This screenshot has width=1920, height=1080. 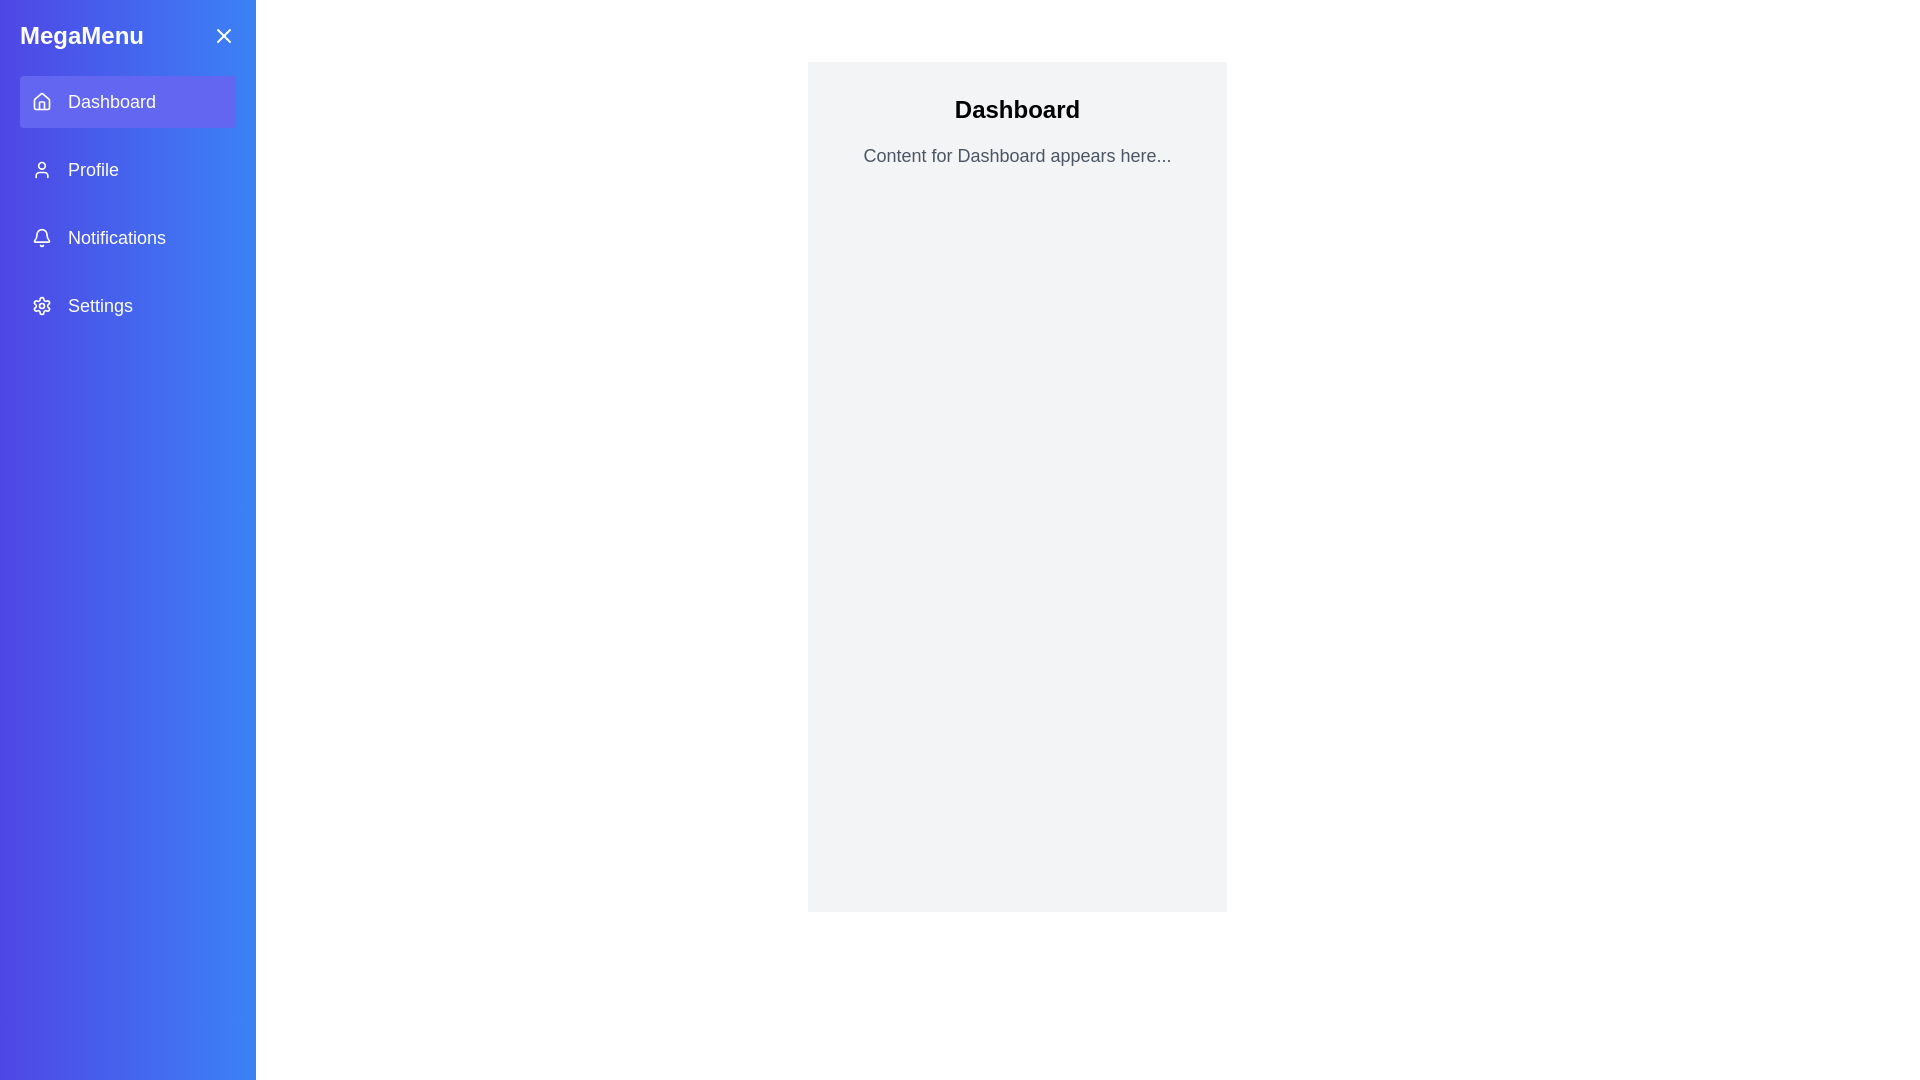 I want to click on the decorative graphical icon for the 'Profile' menu item located in the left sidebar near the top, positioned adjacent to the 'Profile' text label, so click(x=42, y=168).